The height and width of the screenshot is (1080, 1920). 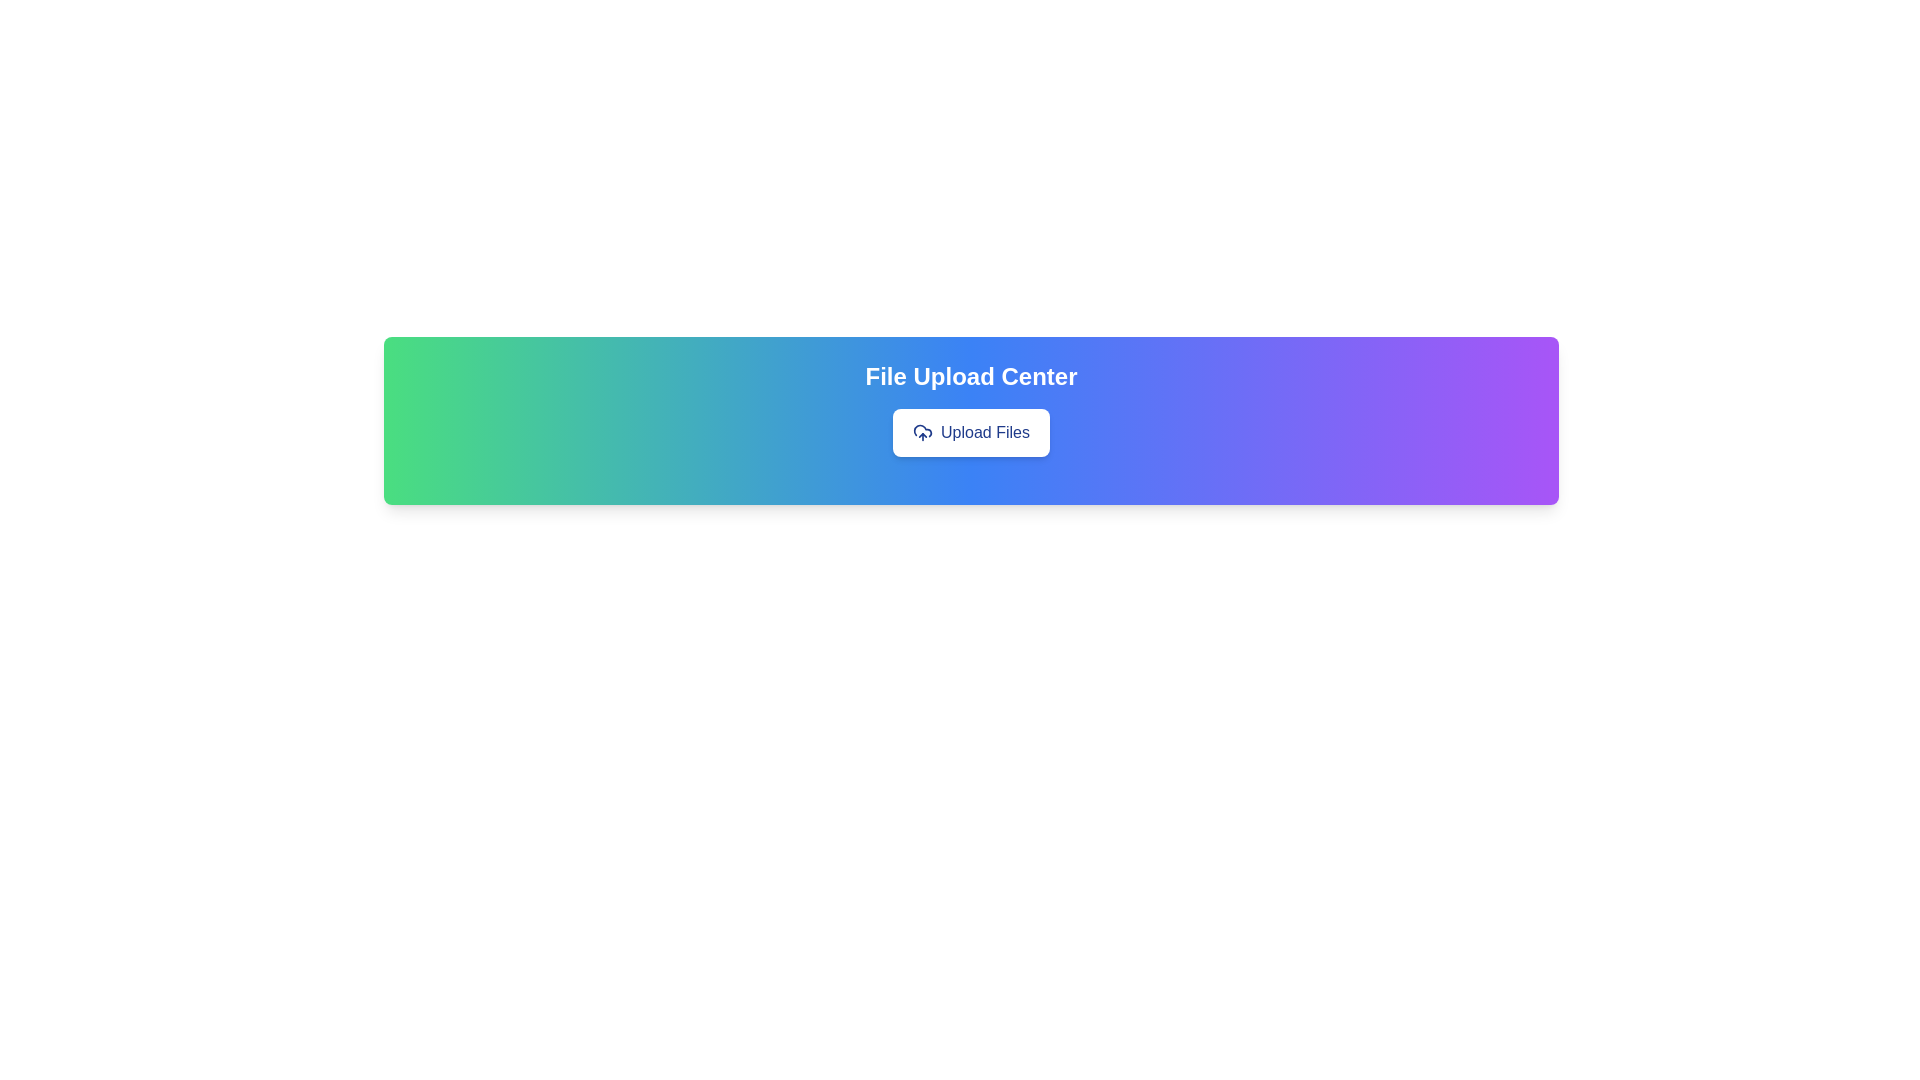 What do you see at coordinates (971, 431) in the screenshot?
I see `the file upload button located below the 'File Upload Center' text` at bounding box center [971, 431].